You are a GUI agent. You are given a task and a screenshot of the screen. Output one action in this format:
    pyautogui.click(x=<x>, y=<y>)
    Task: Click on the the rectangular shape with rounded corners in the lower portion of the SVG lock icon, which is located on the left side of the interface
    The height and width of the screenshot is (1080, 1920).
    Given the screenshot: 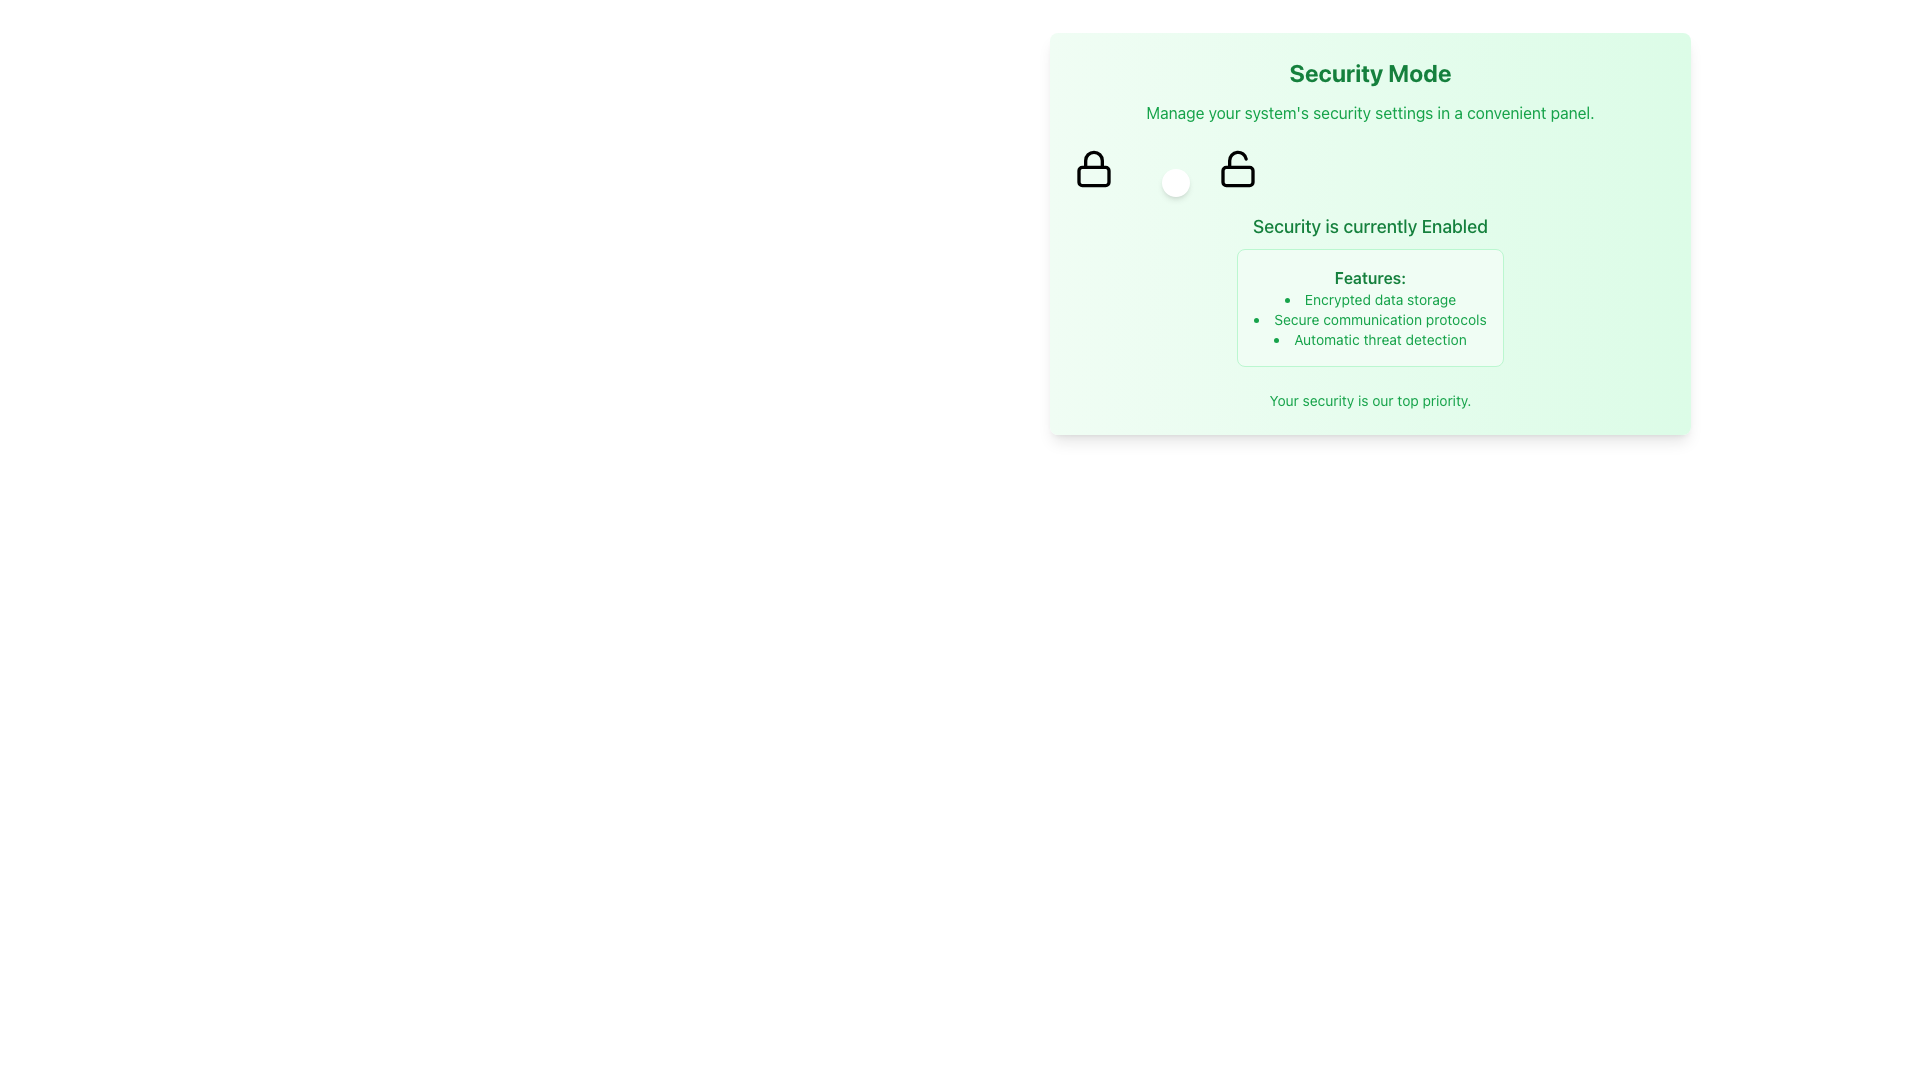 What is the action you would take?
    pyautogui.click(x=1093, y=175)
    